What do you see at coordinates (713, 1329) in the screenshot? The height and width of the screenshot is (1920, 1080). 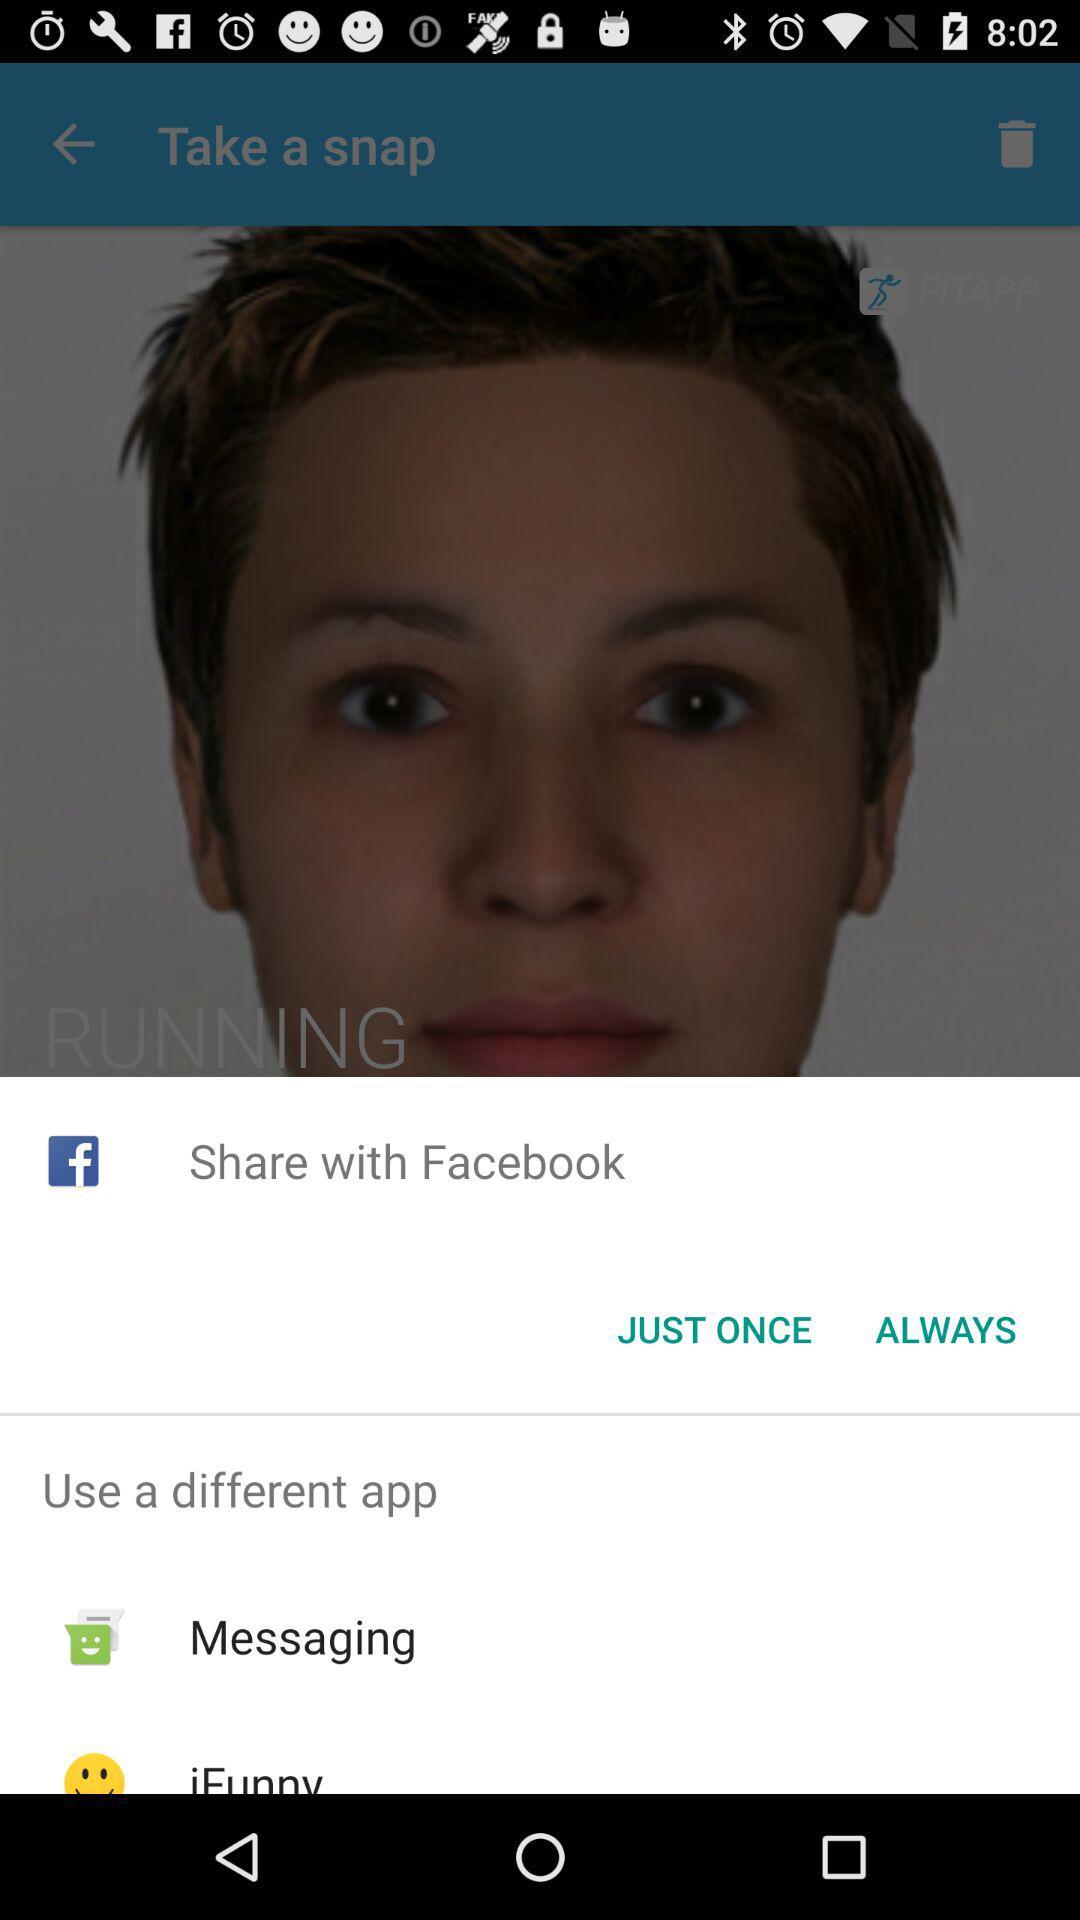 I see `the just once item` at bounding box center [713, 1329].